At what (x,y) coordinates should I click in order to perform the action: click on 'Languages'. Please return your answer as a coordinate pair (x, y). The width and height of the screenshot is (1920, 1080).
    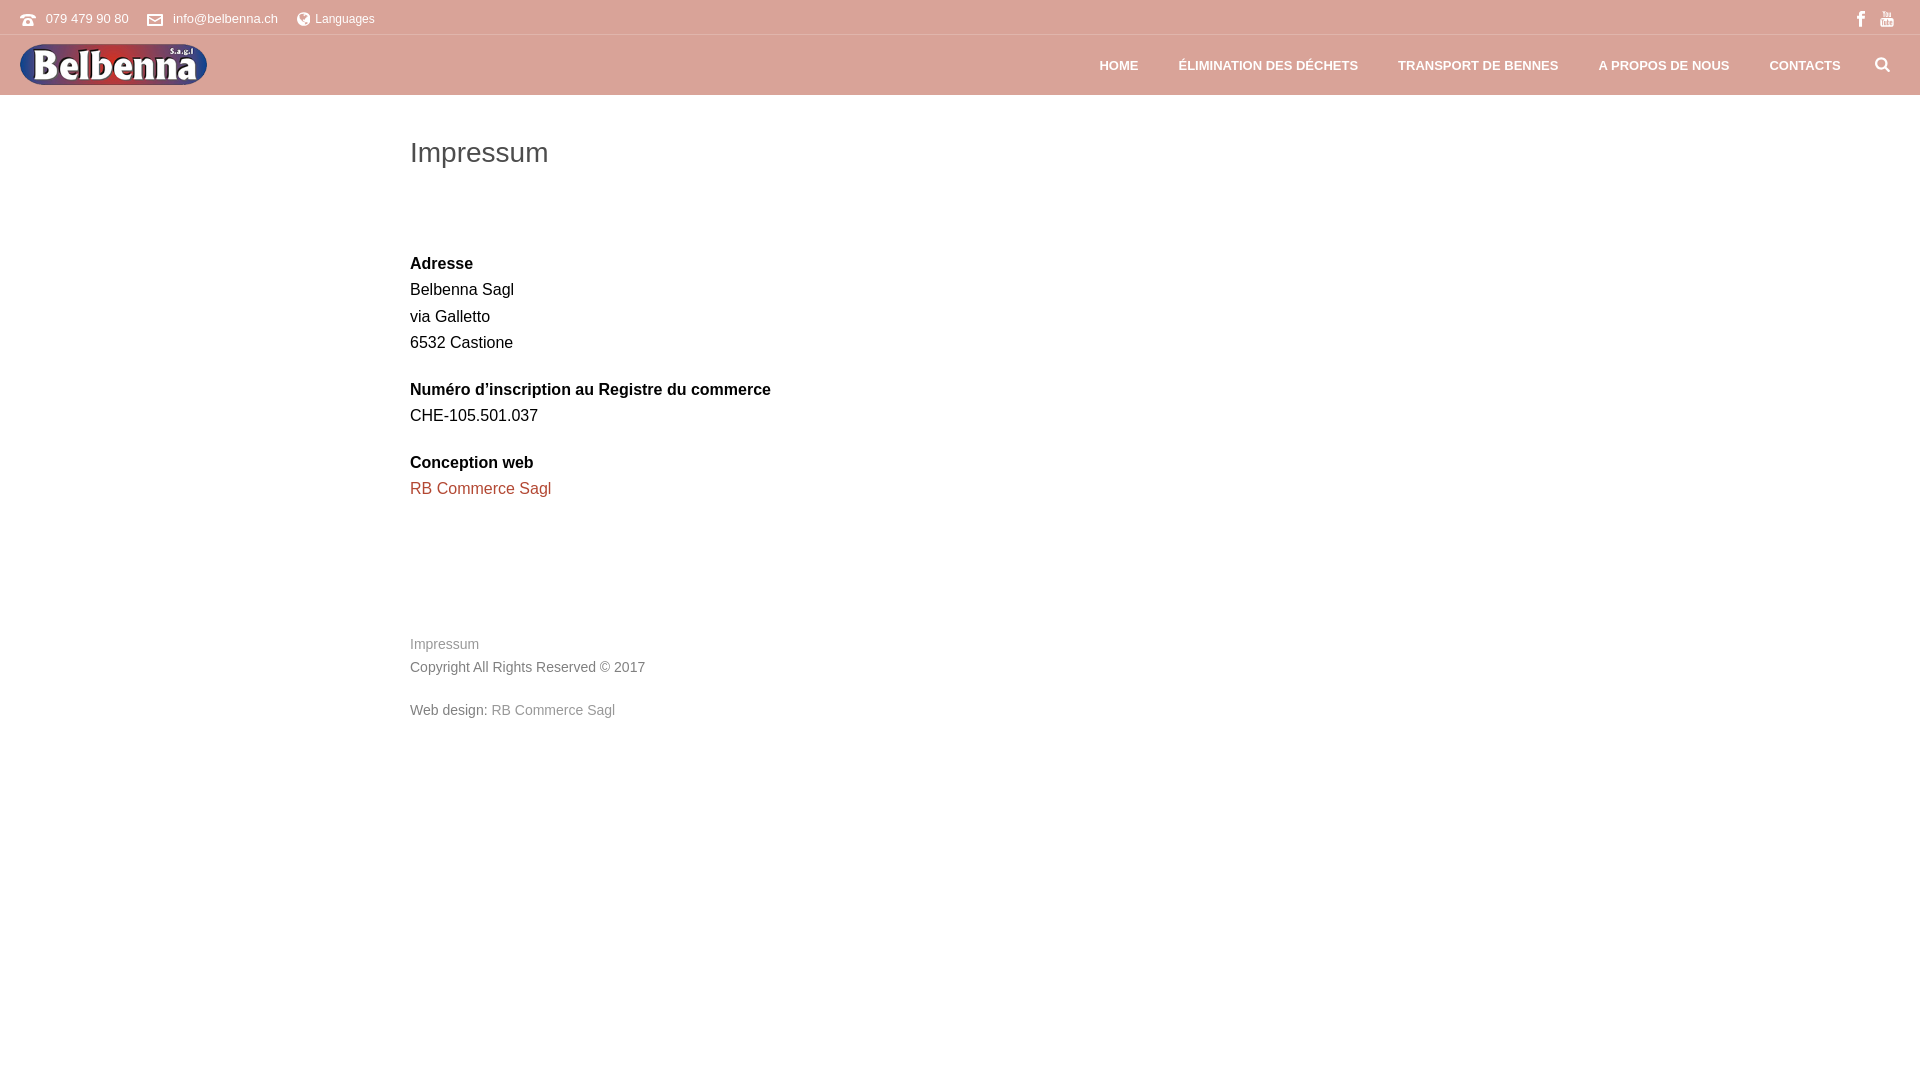
    Looking at the image, I should click on (336, 19).